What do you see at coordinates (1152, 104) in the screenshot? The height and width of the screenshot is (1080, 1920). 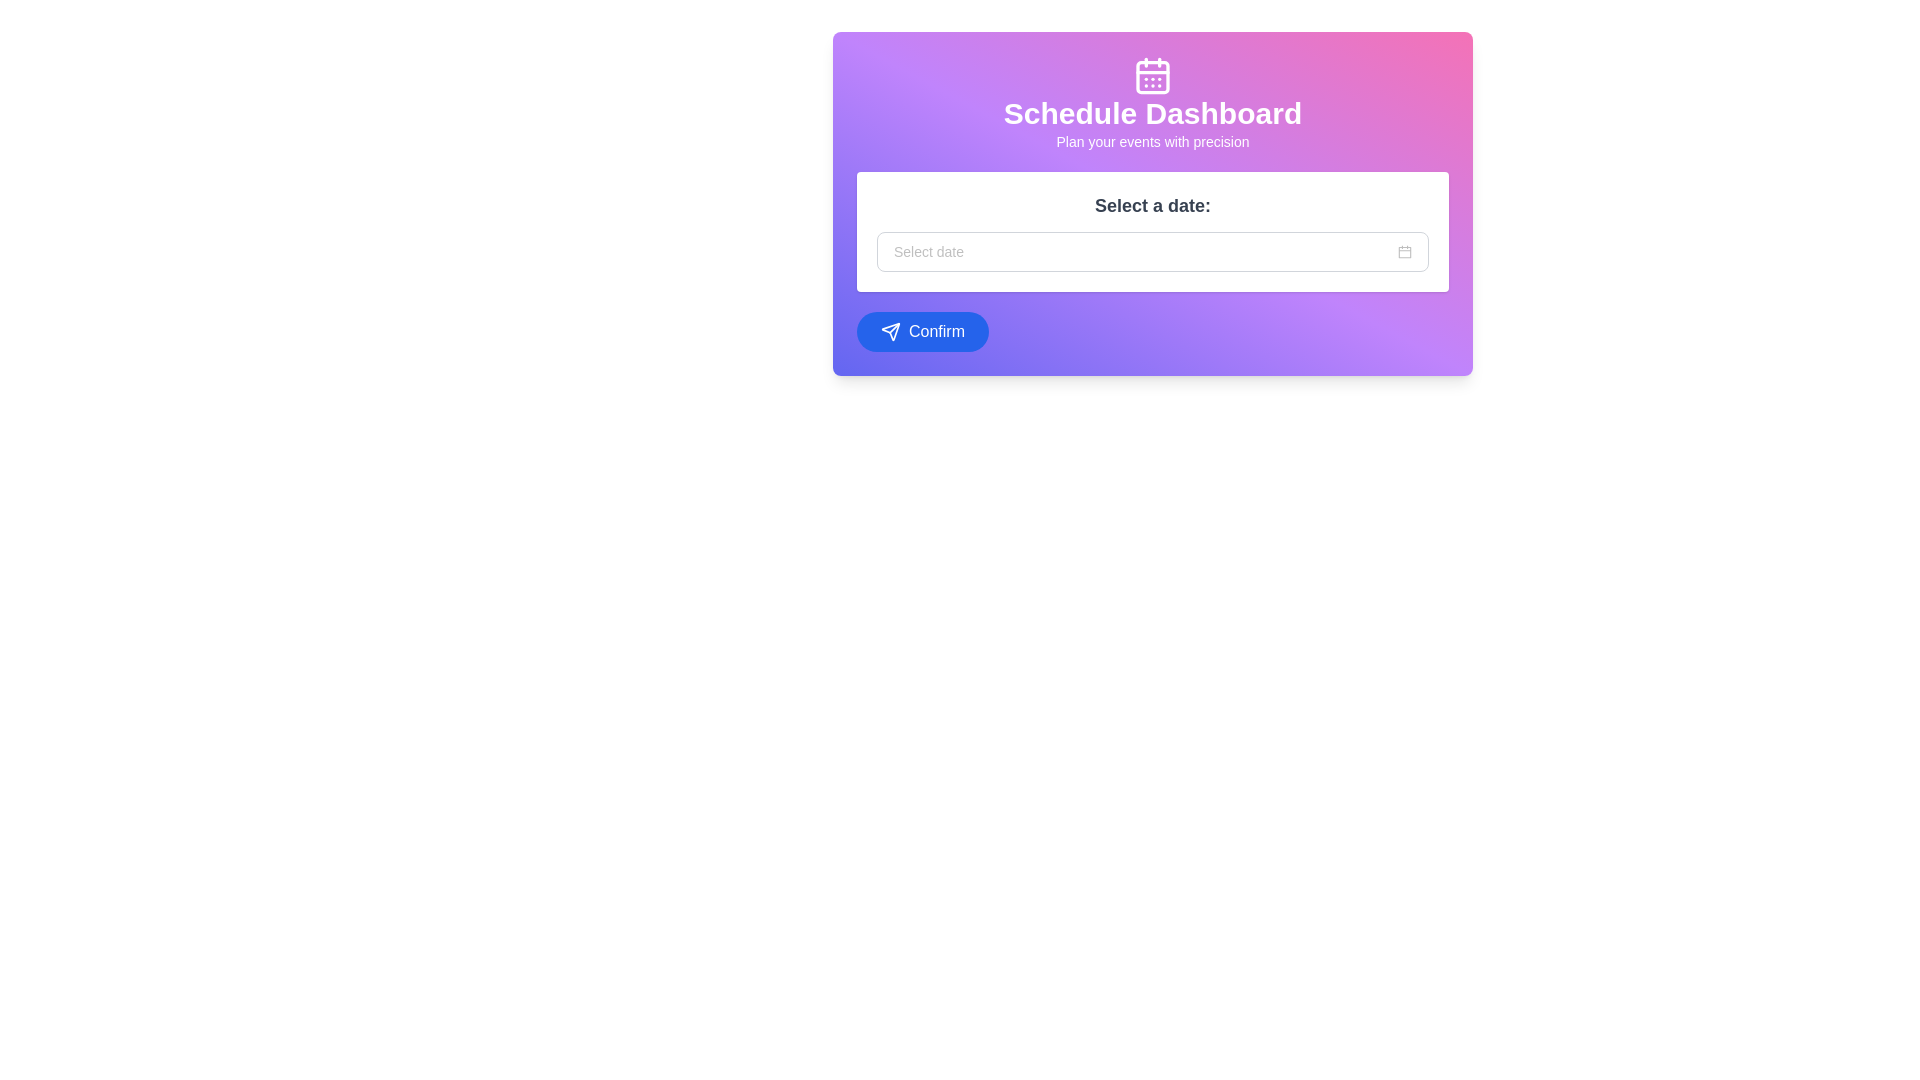 I see `the title and subtitle text element with decorative icon at the top of the dashboard interface, positioned centrally between the calendar icon and the 'Select a date' area` at bounding box center [1152, 104].